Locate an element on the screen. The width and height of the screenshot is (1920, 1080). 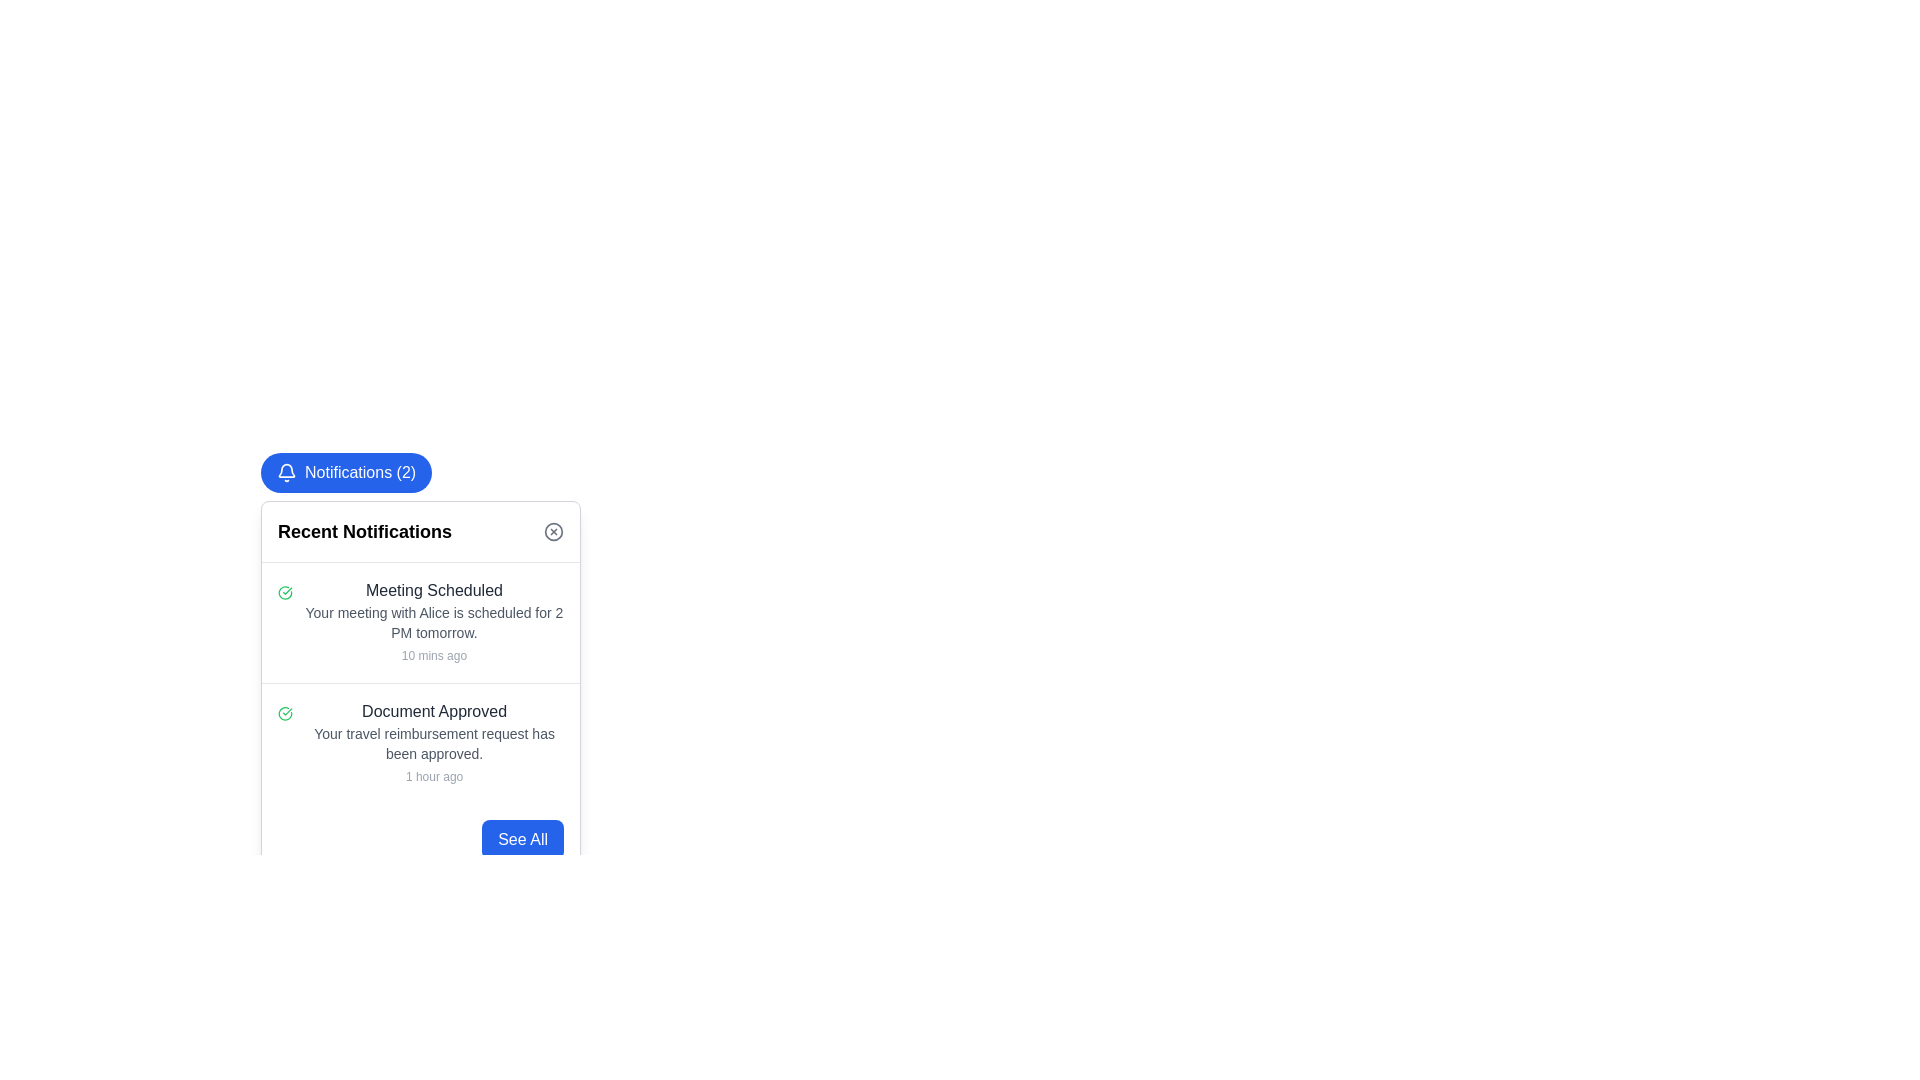
the text element that provides details about the approval of the travel reimbursement request, located below the 'Document Approved' heading and above the '1 hour ago' timestamp in the second notification slot of the 'Recent Notifications' area is located at coordinates (433, 744).